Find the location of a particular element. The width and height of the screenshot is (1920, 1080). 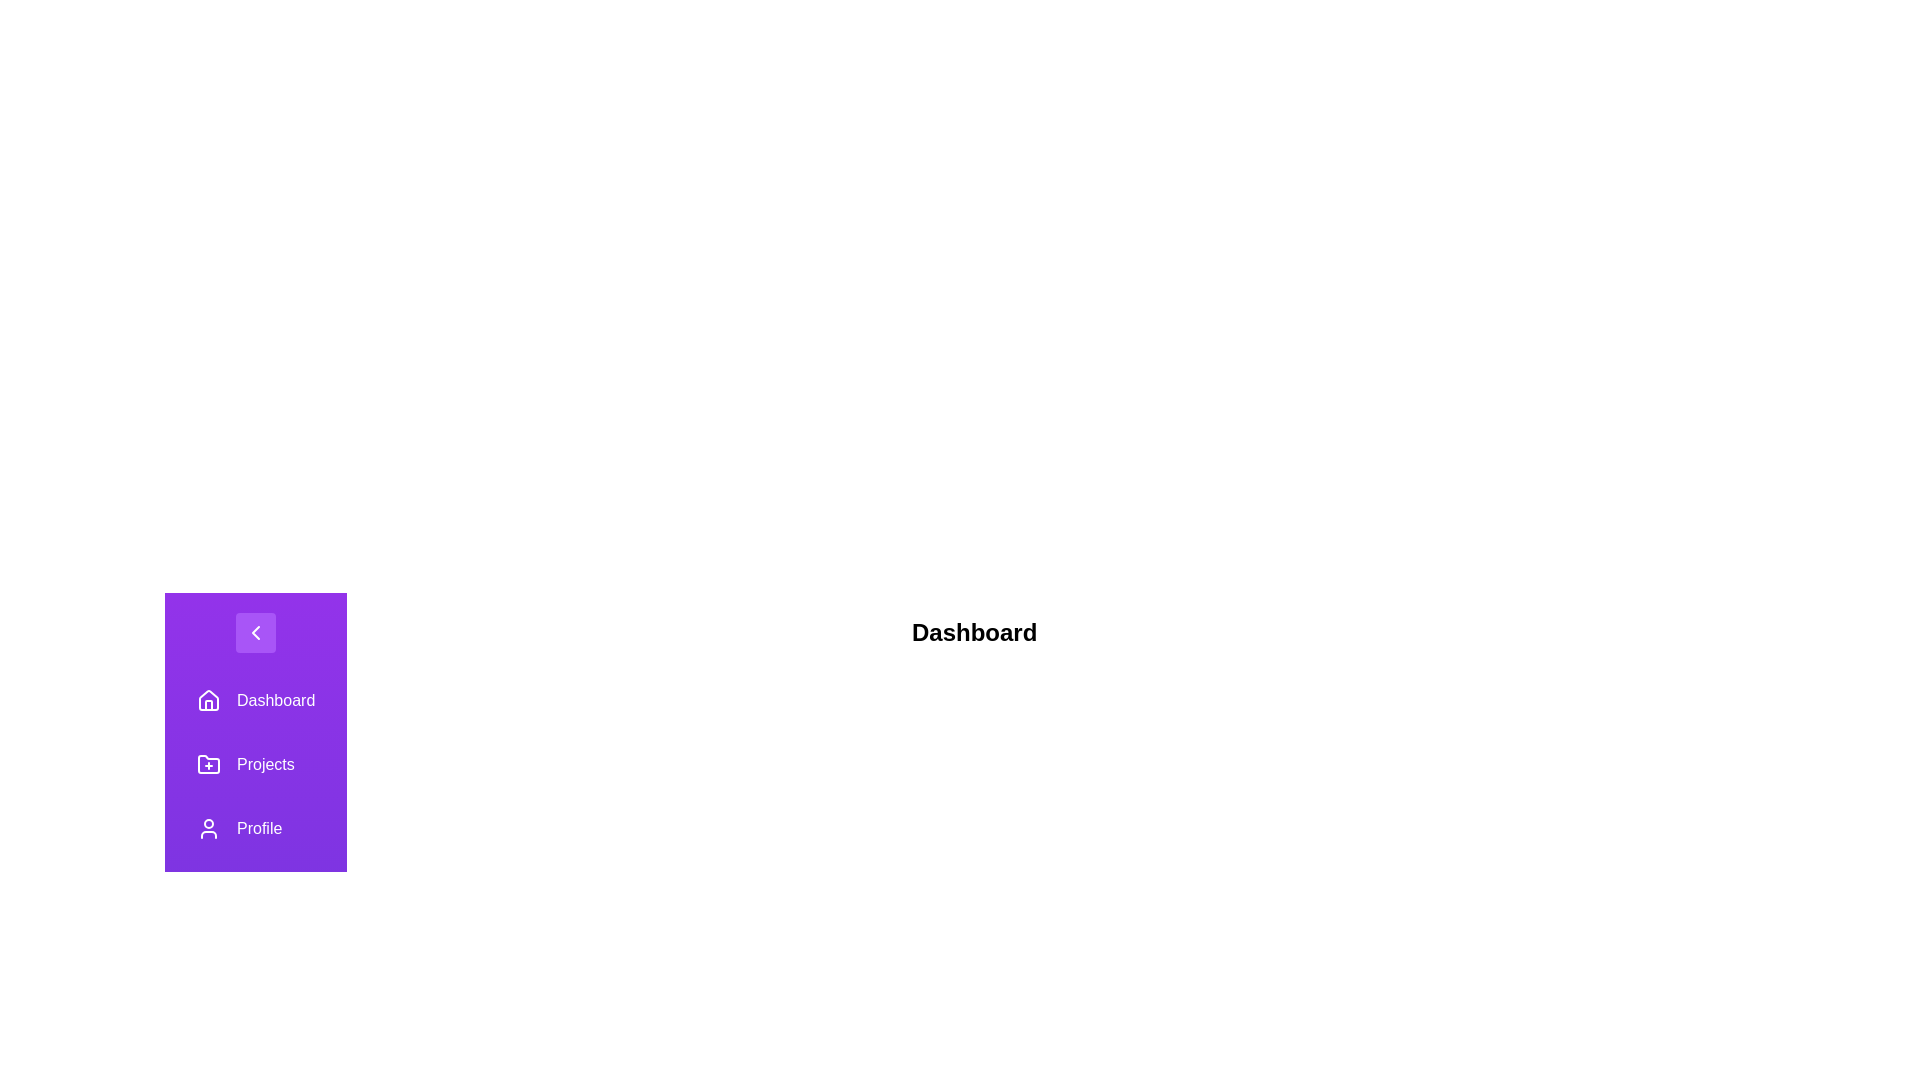

the first menu item in the vertical sidebar is located at coordinates (254, 700).